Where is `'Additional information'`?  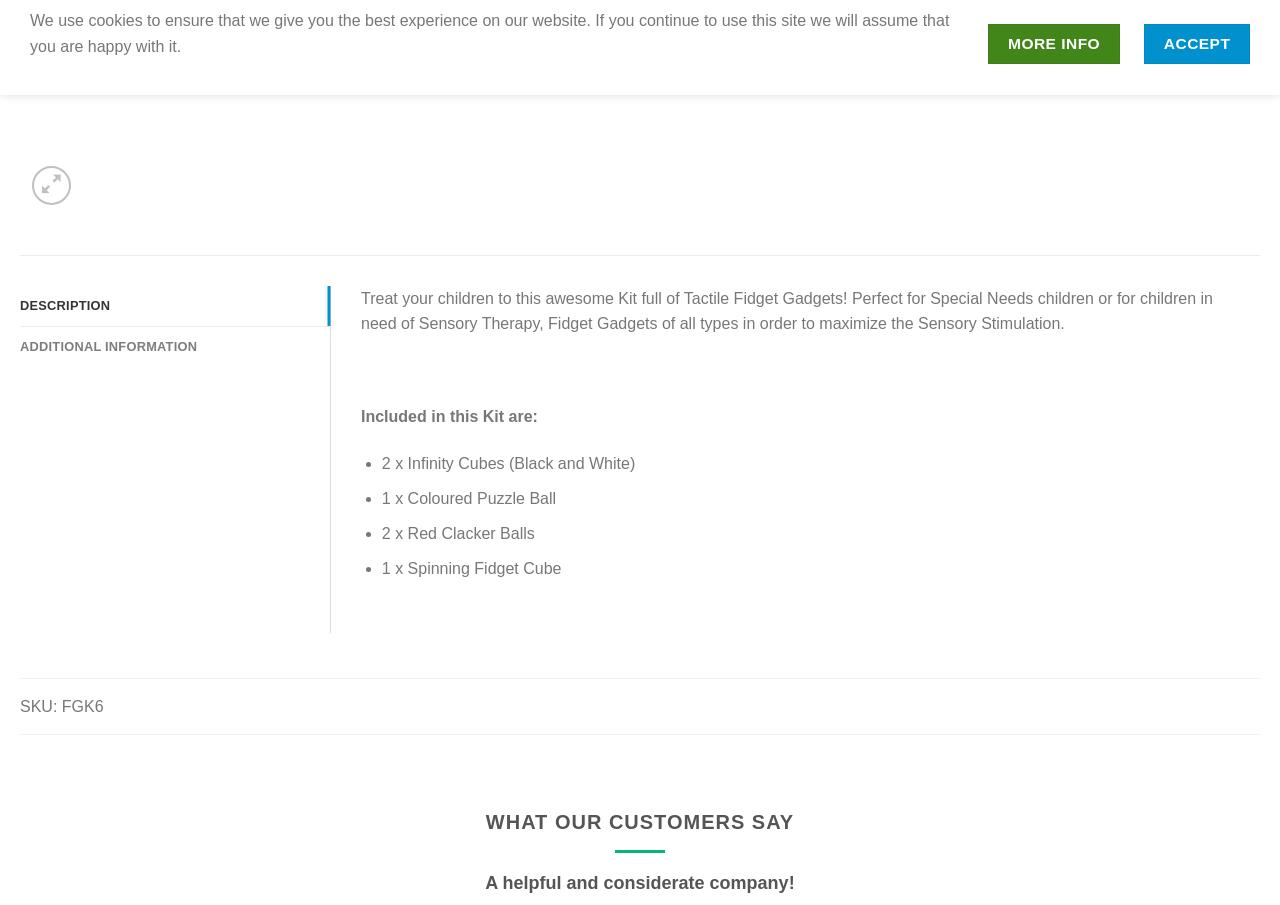
'Additional information' is located at coordinates (107, 344).